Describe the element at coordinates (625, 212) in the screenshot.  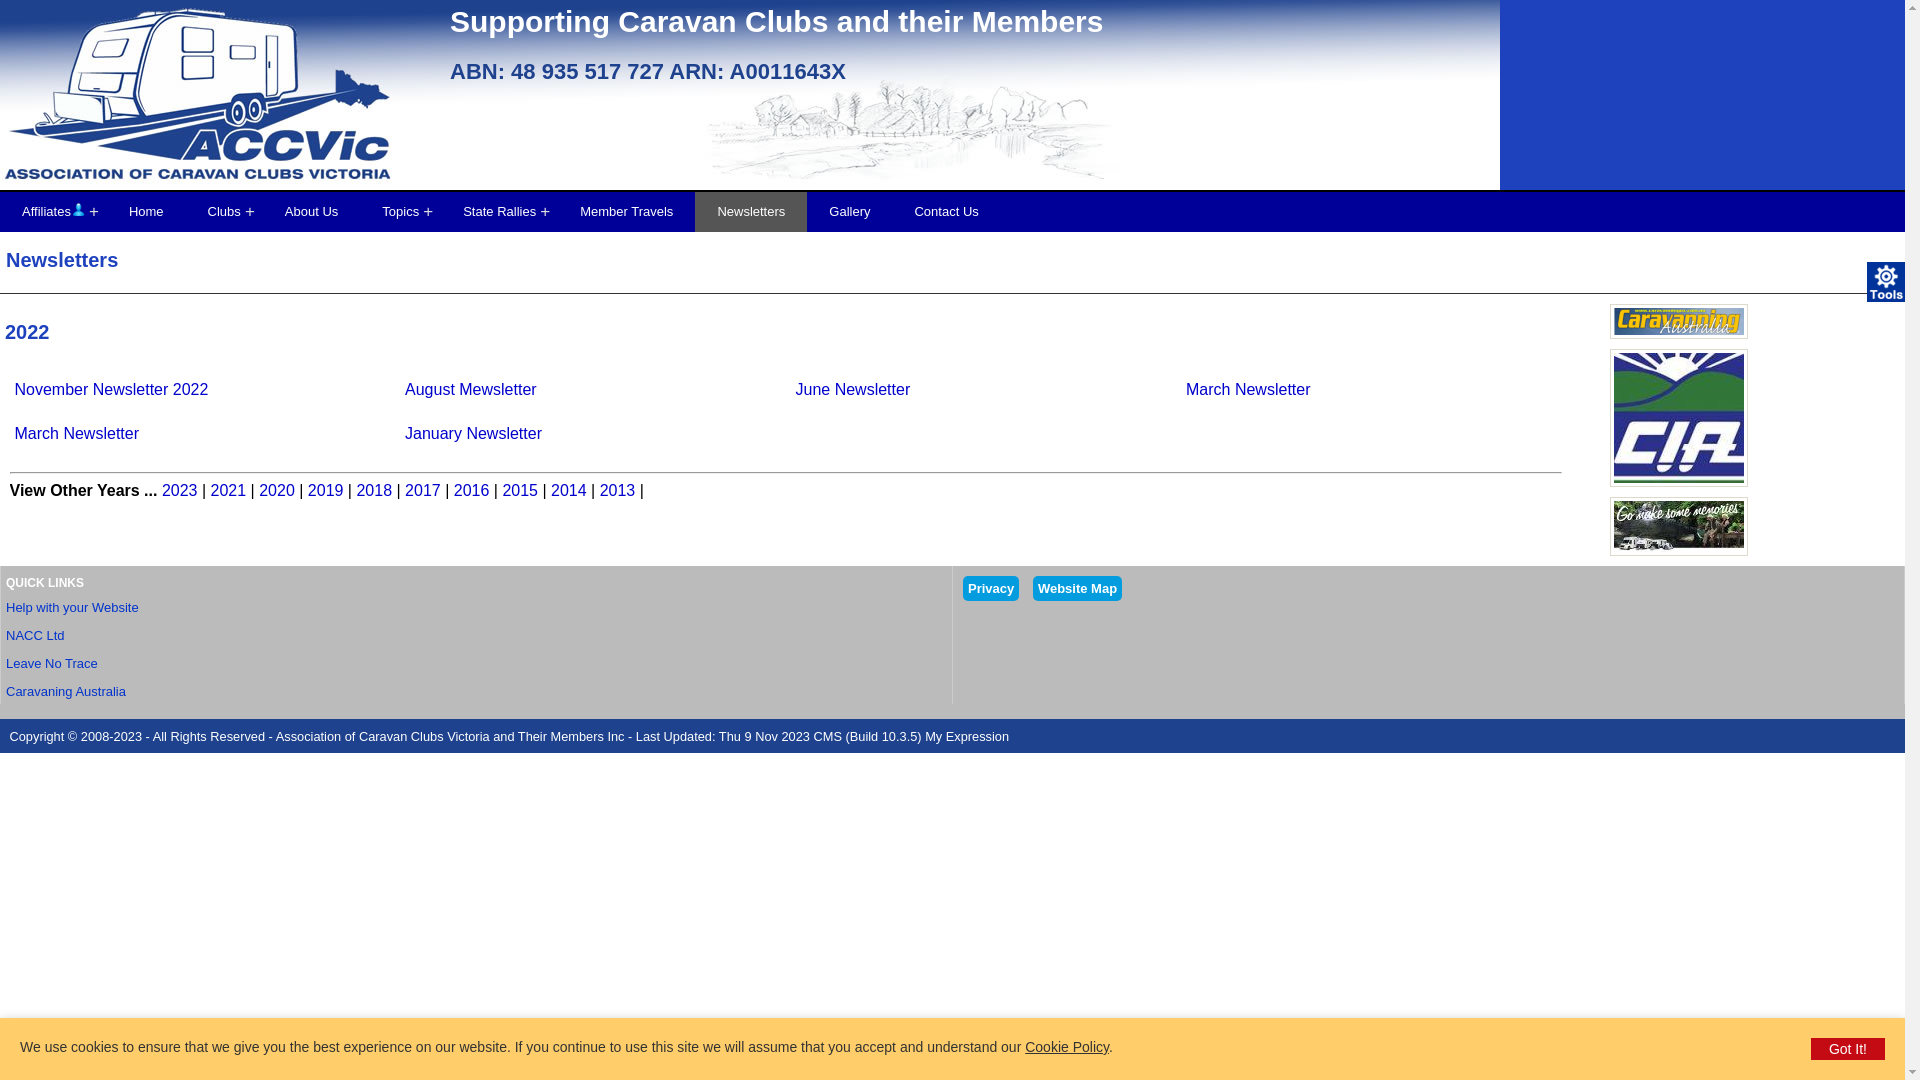
I see `'Member Travels'` at that location.